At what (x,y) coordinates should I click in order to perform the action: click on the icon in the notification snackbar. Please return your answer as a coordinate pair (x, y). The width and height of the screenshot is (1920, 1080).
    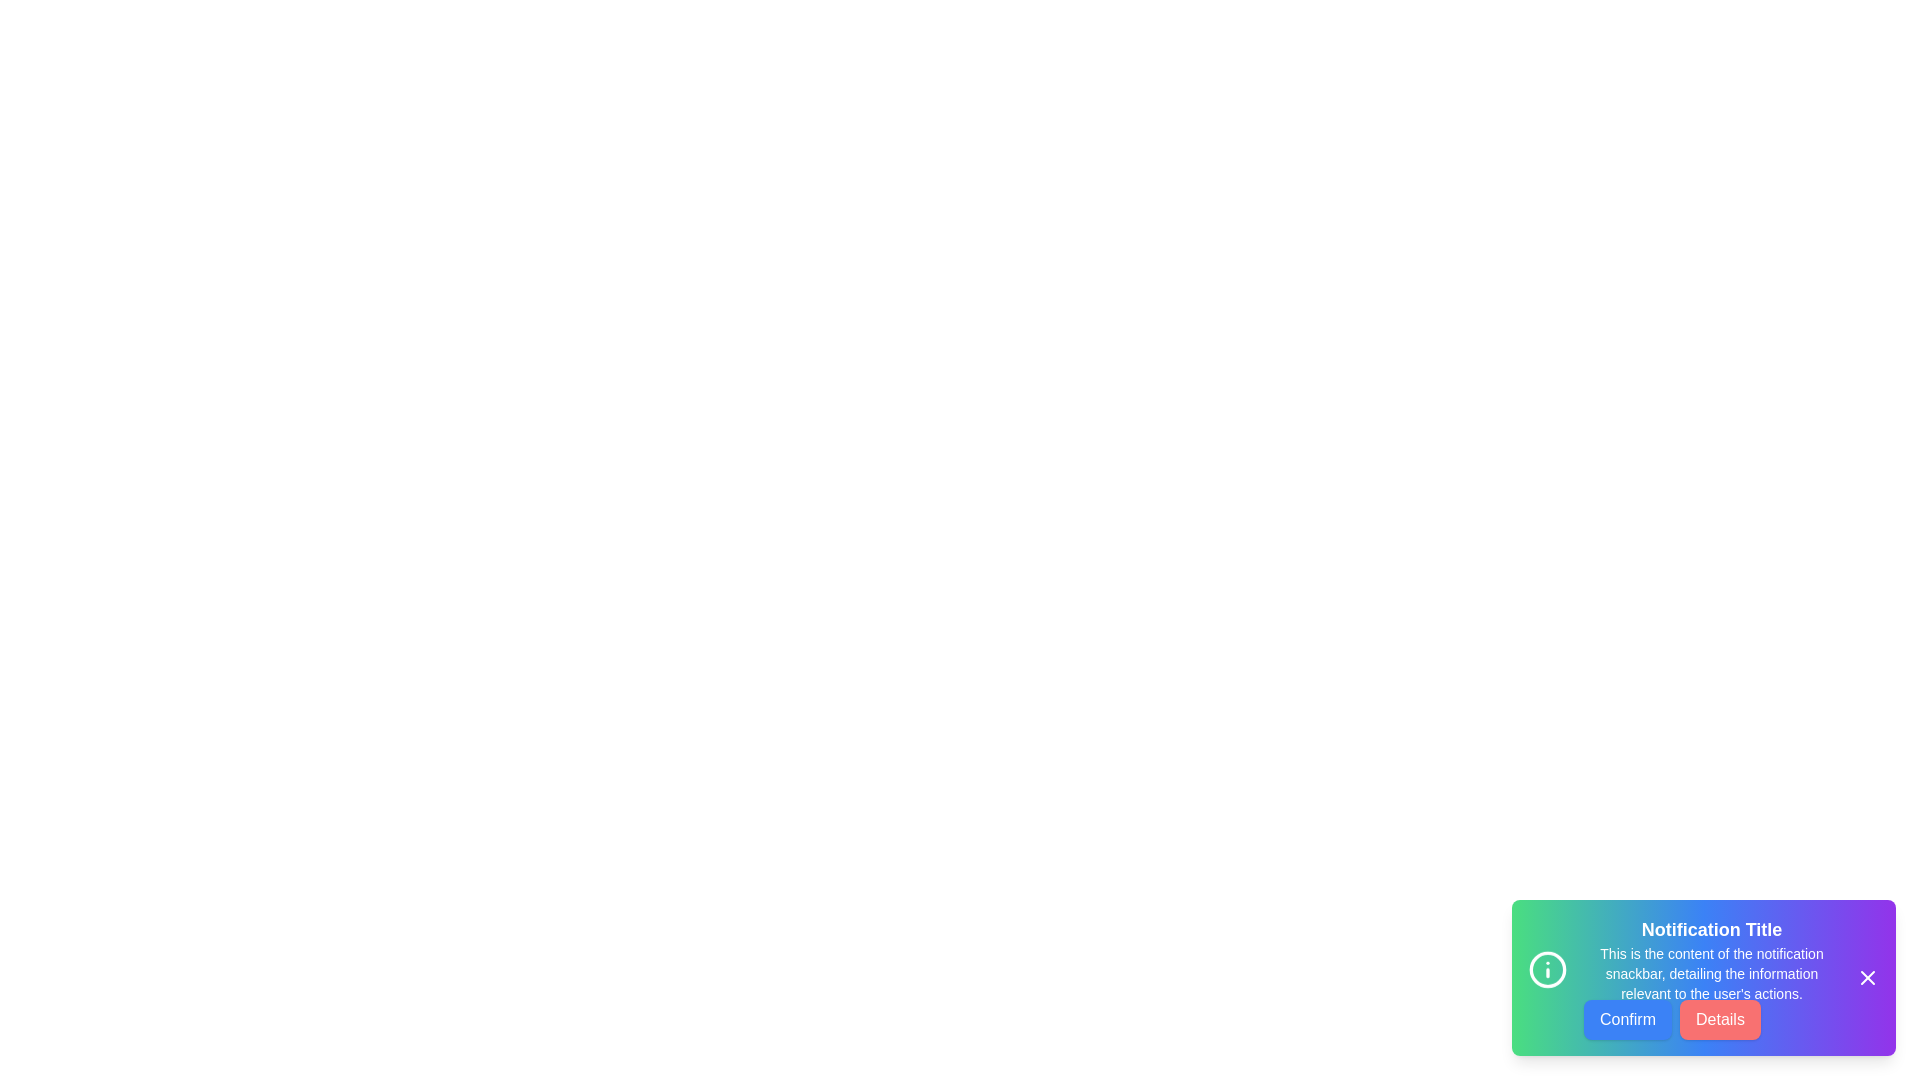
    Looking at the image, I should click on (1547, 973).